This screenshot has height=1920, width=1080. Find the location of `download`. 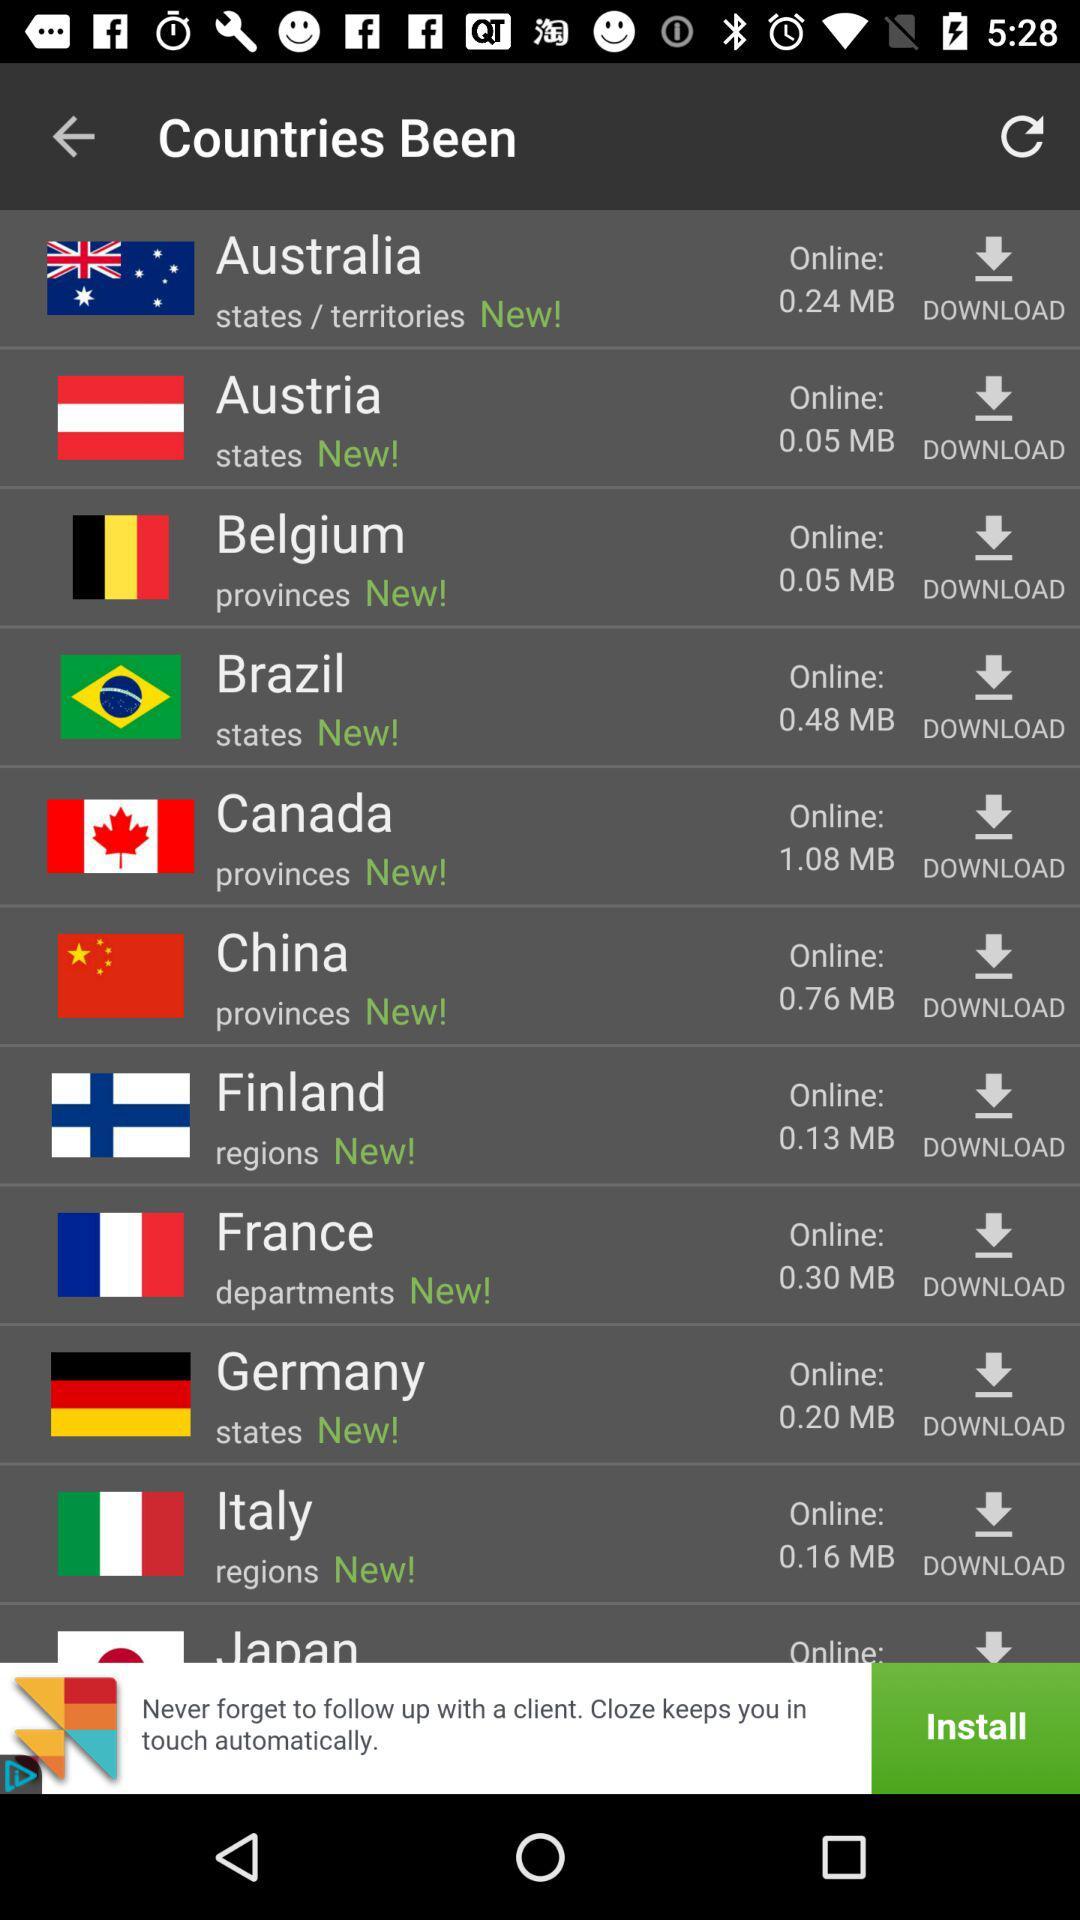

download is located at coordinates (993, 399).